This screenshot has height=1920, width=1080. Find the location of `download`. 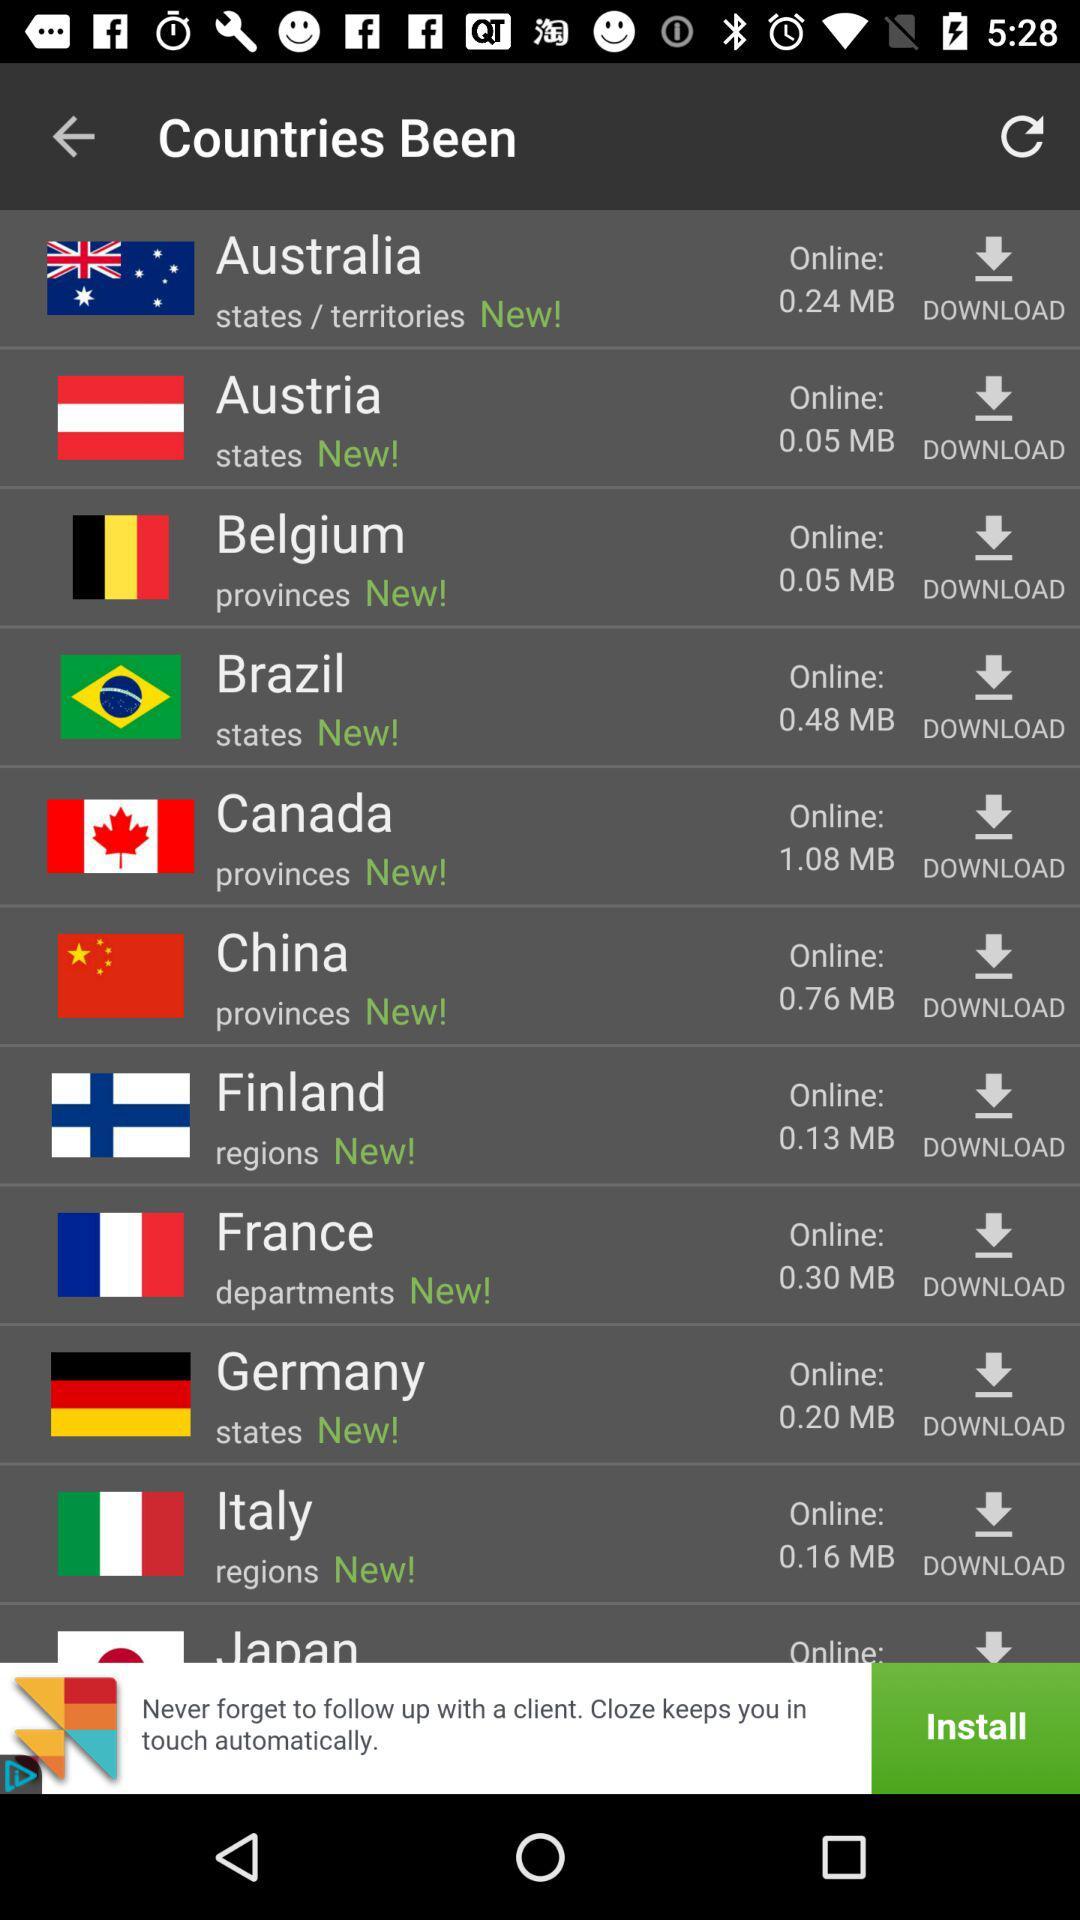

download is located at coordinates (993, 399).